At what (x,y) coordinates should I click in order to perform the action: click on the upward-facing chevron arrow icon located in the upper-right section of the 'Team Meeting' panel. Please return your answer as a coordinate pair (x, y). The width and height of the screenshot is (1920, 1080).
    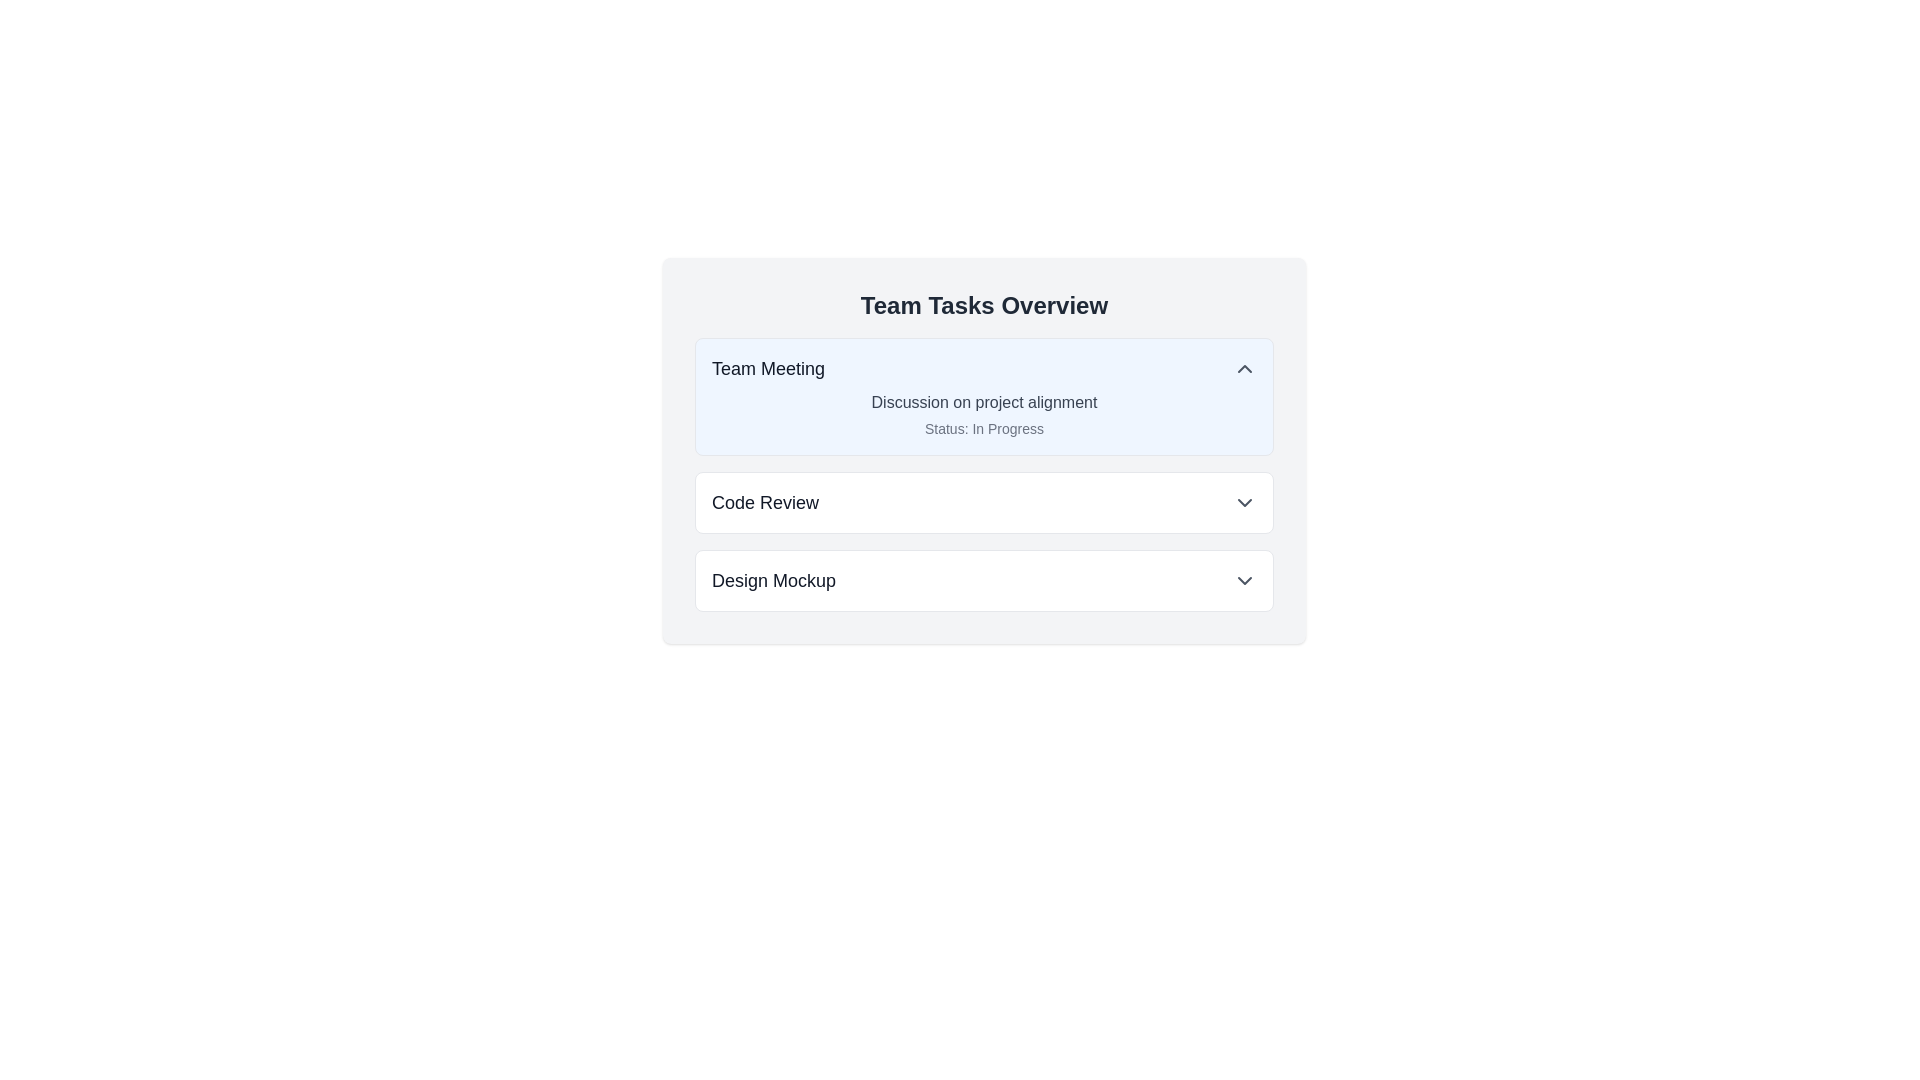
    Looking at the image, I should click on (1243, 369).